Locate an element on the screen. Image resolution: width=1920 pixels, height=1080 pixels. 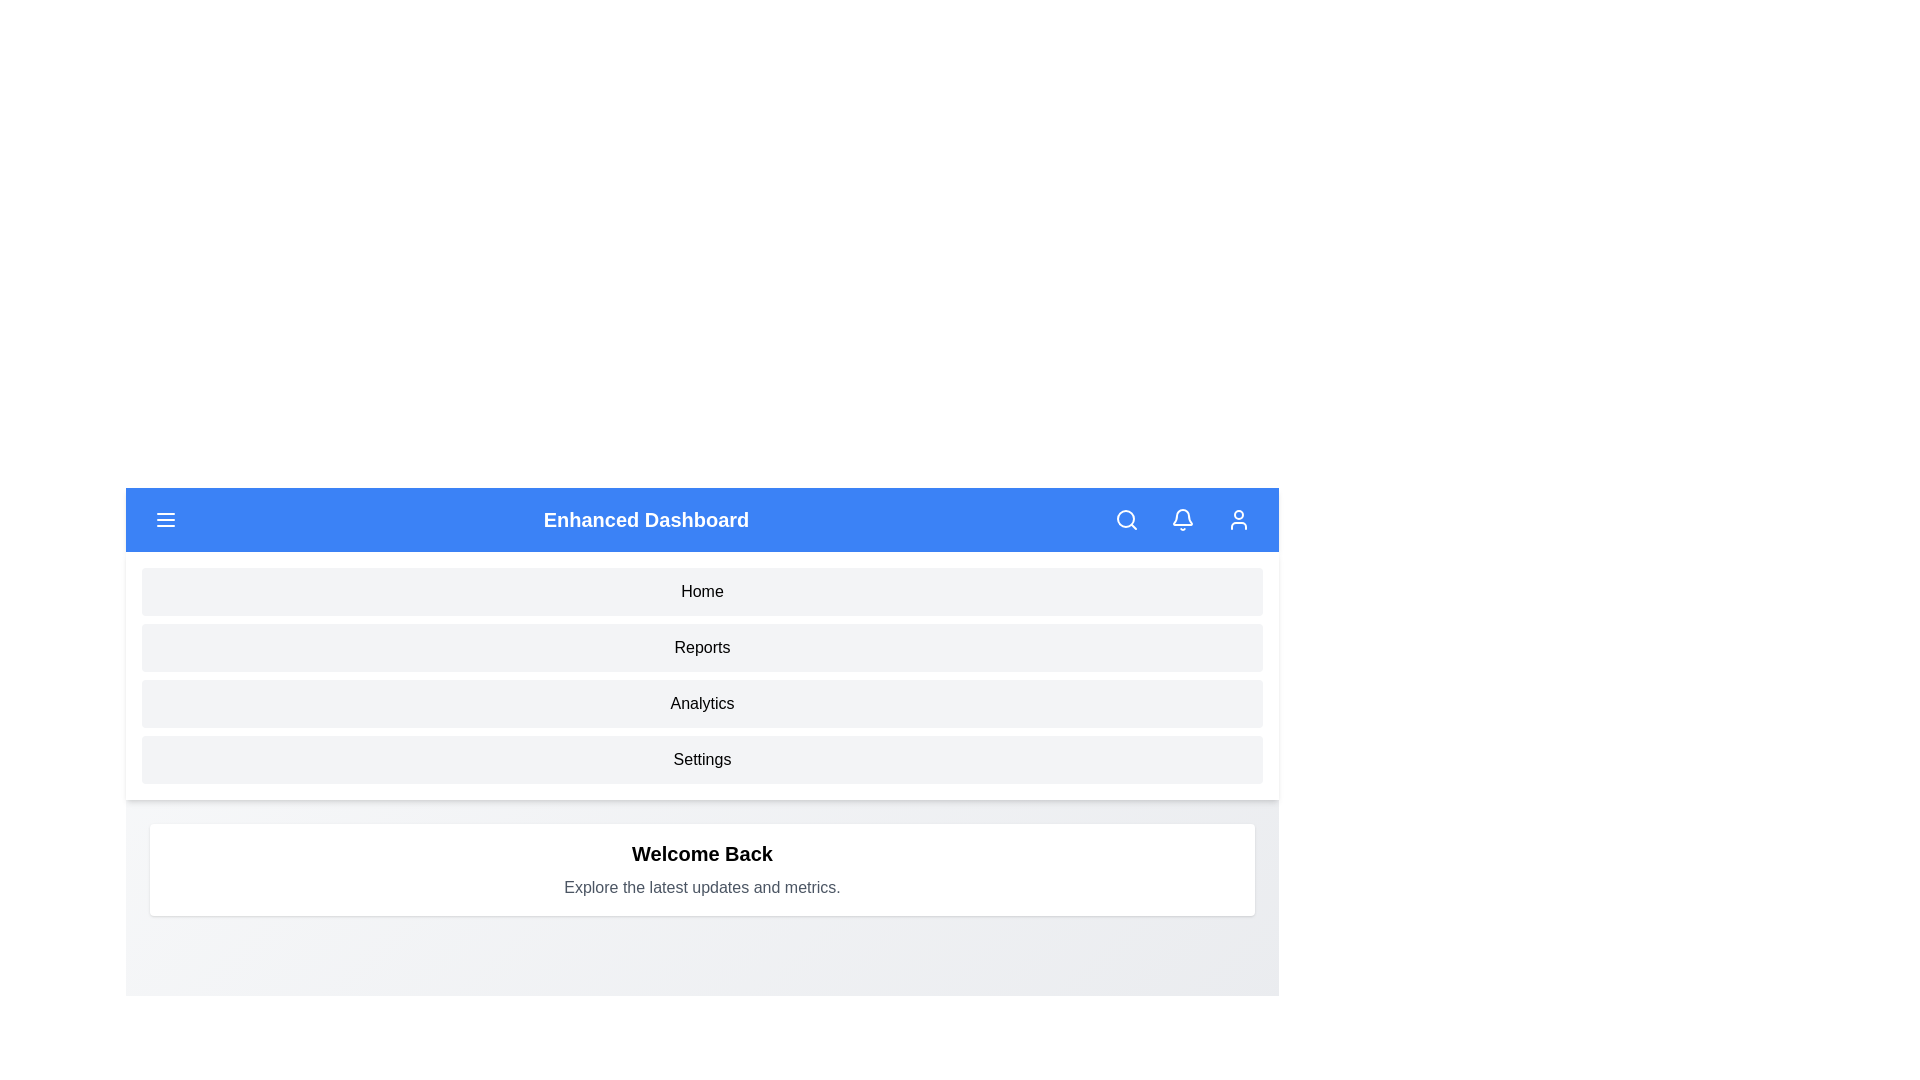
the search icon to initiate a search action is located at coordinates (1127, 519).